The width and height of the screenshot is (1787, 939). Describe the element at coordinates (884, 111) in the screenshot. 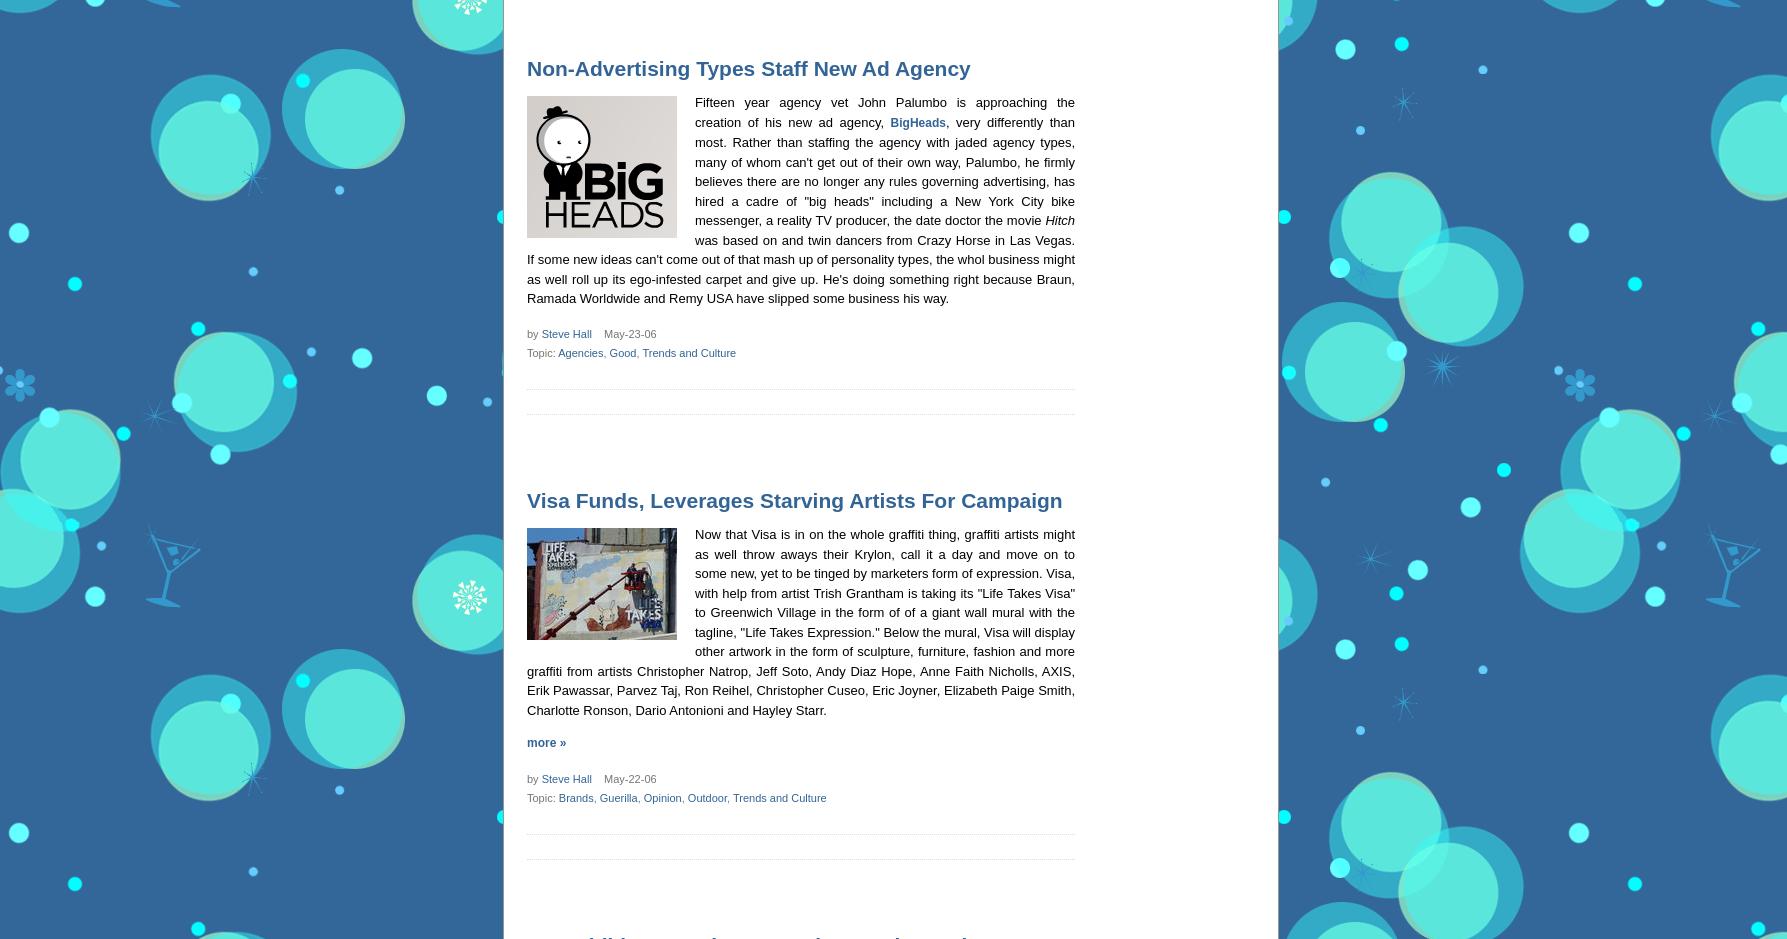

I see `'Fifteen year agency vet John Palumbo is approaching the creation of his new ad agency,'` at that location.